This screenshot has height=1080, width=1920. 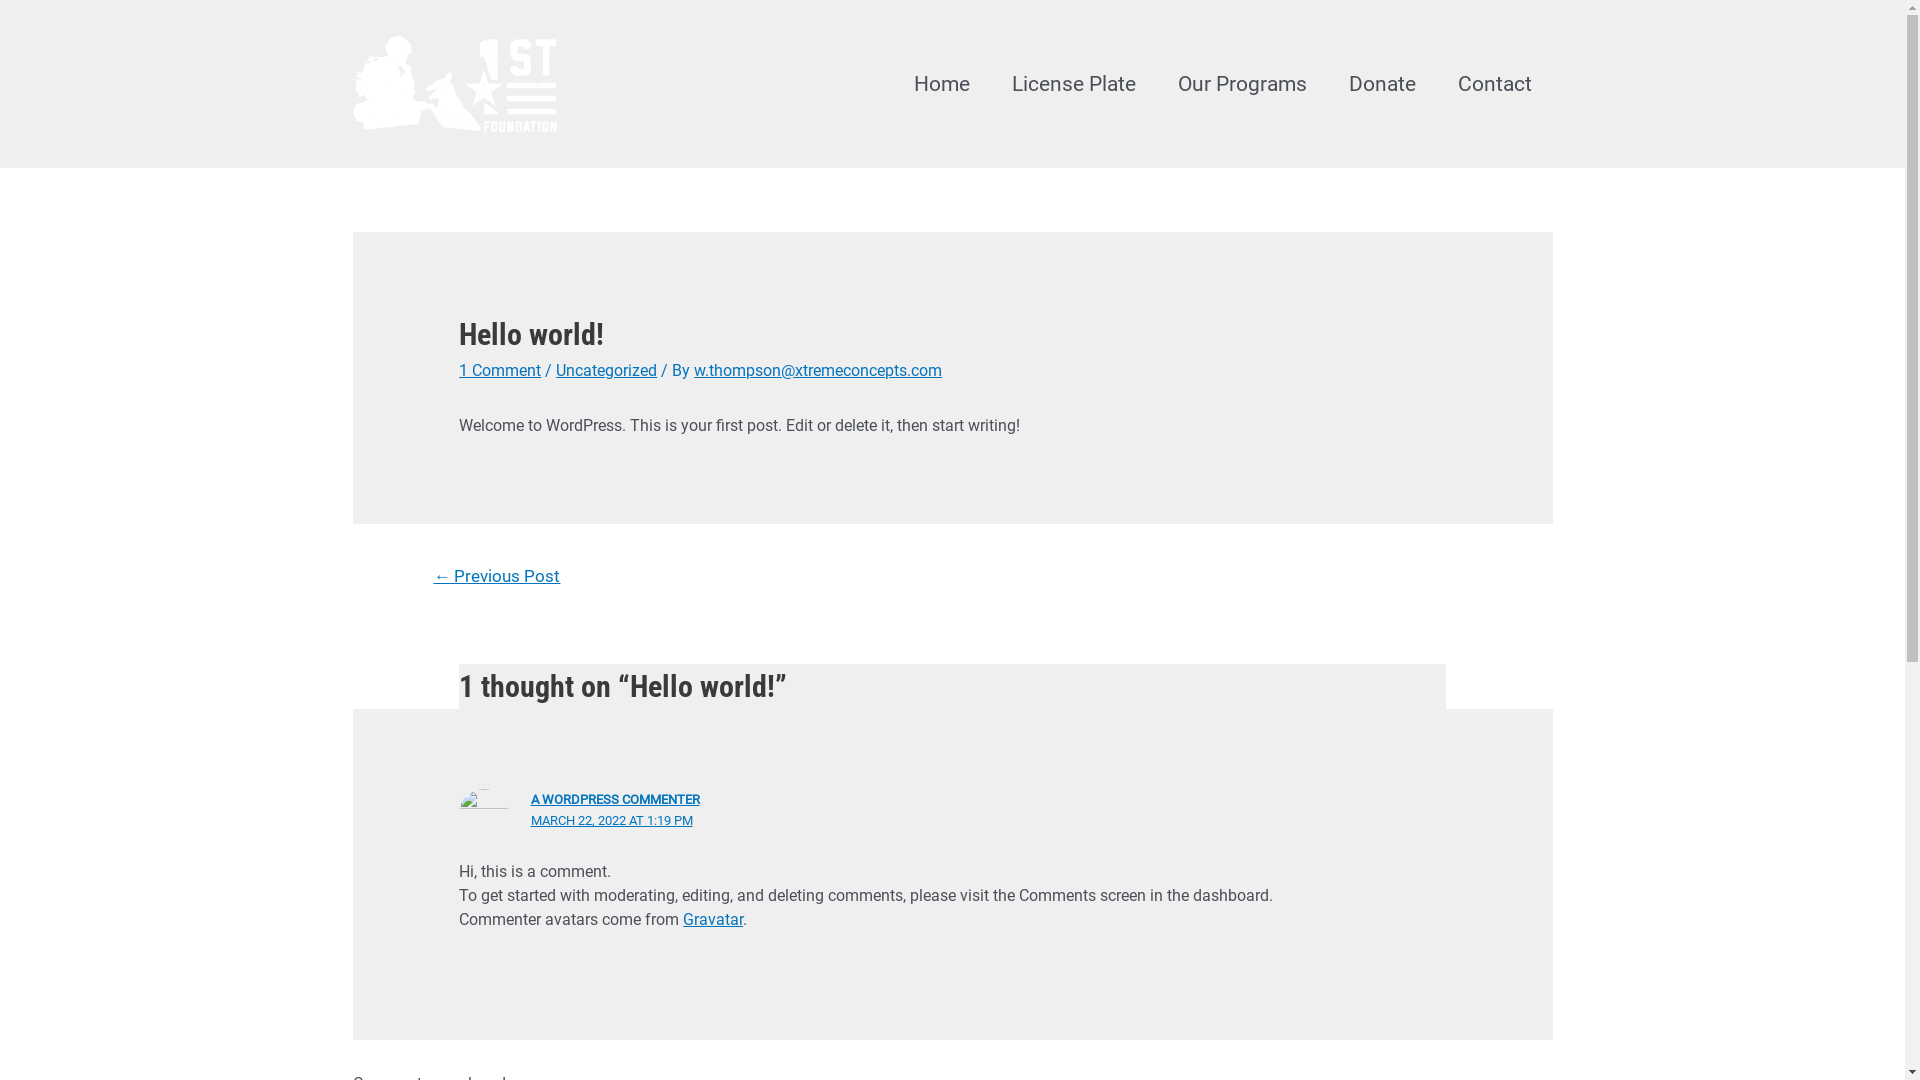 I want to click on 'Our Programs', so click(x=1240, y=83).